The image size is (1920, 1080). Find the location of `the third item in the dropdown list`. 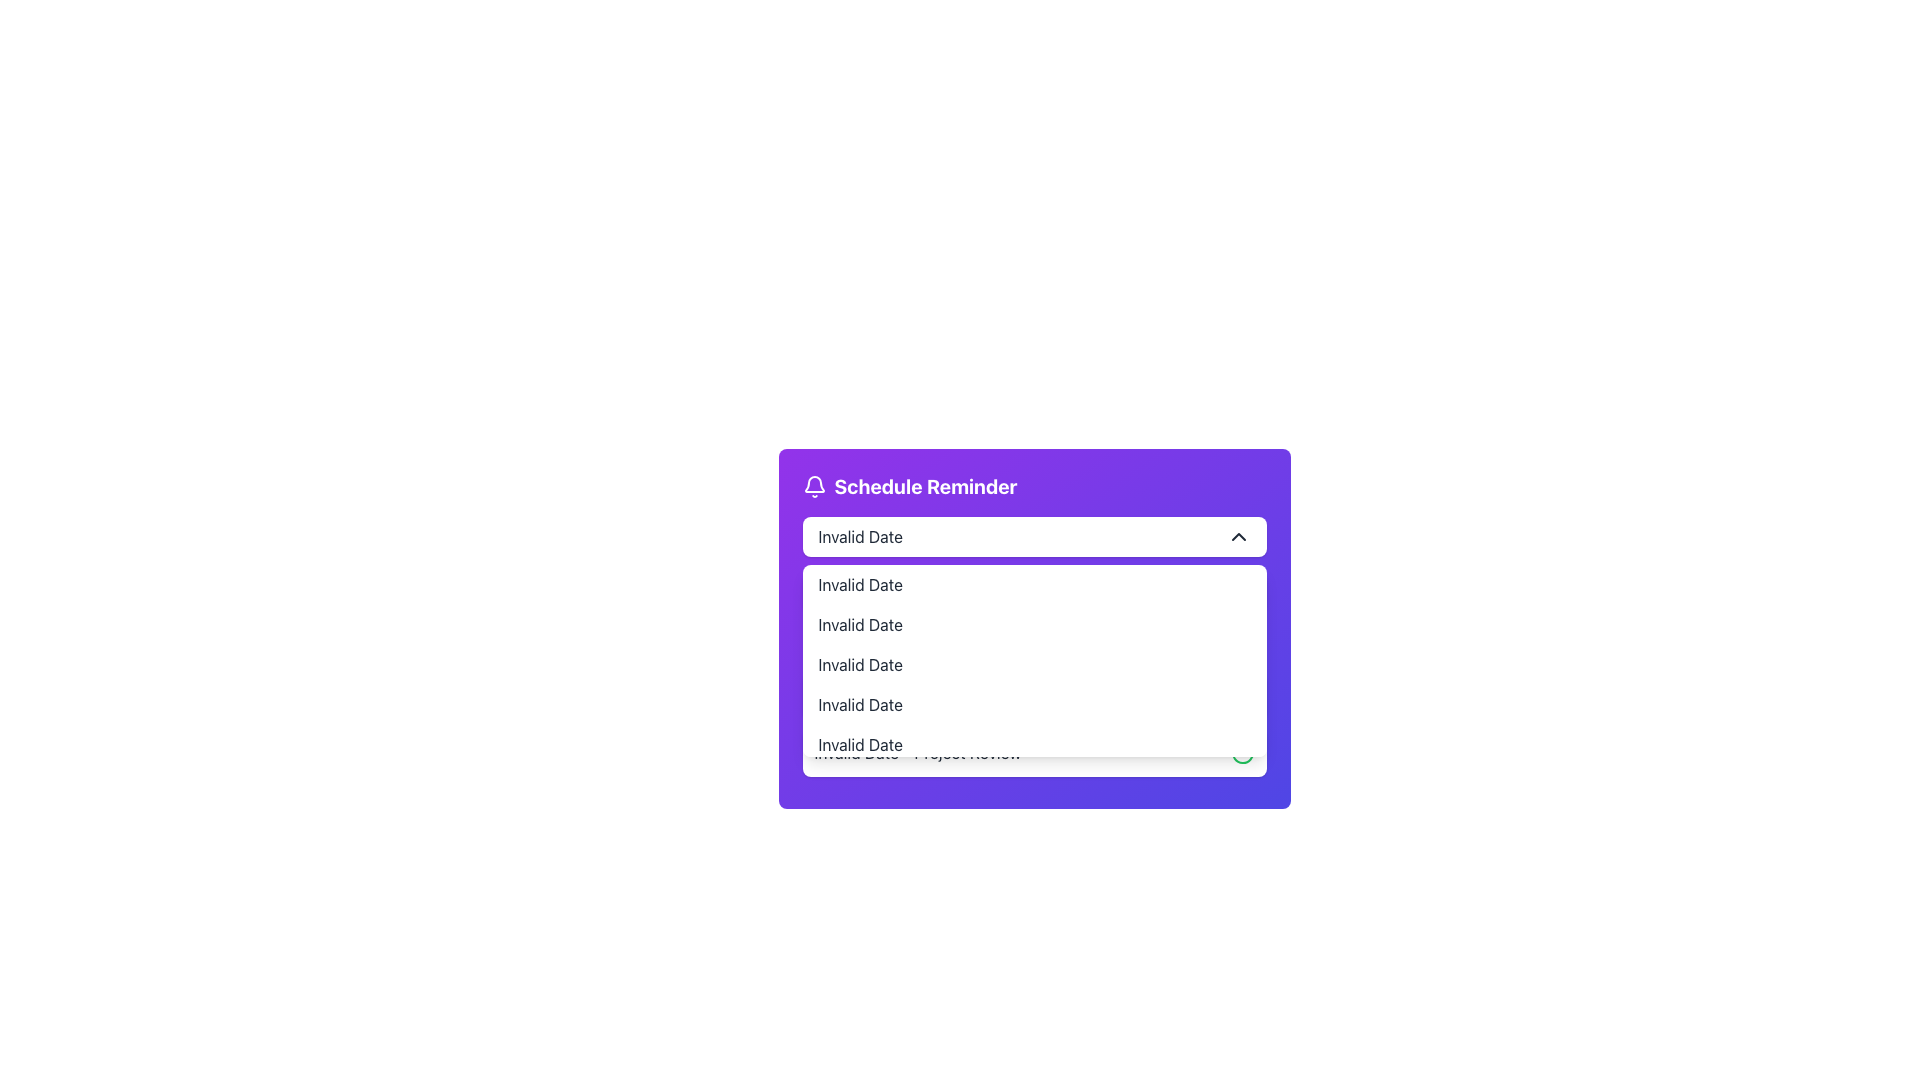

the third item in the dropdown list is located at coordinates (1034, 664).